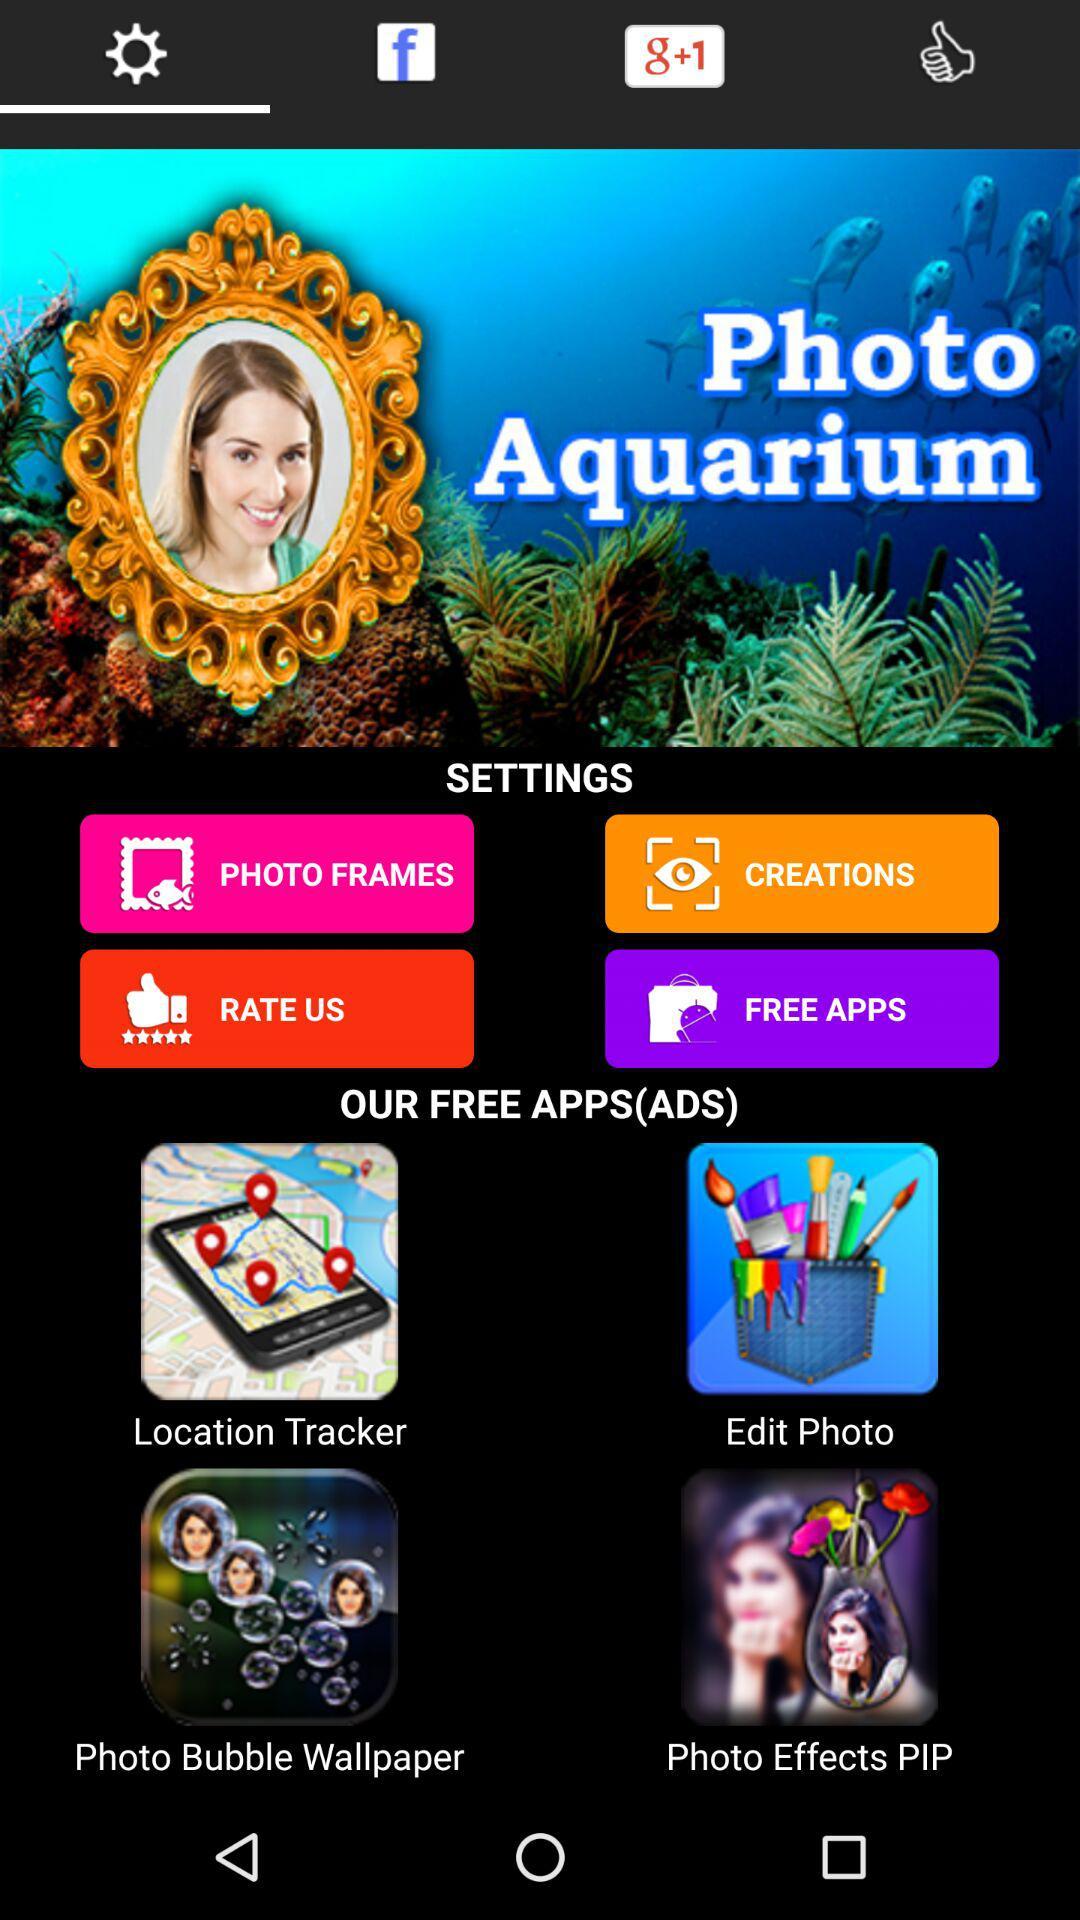 This screenshot has width=1080, height=1920. Describe the element at coordinates (680, 1008) in the screenshot. I see `advertisement` at that location.